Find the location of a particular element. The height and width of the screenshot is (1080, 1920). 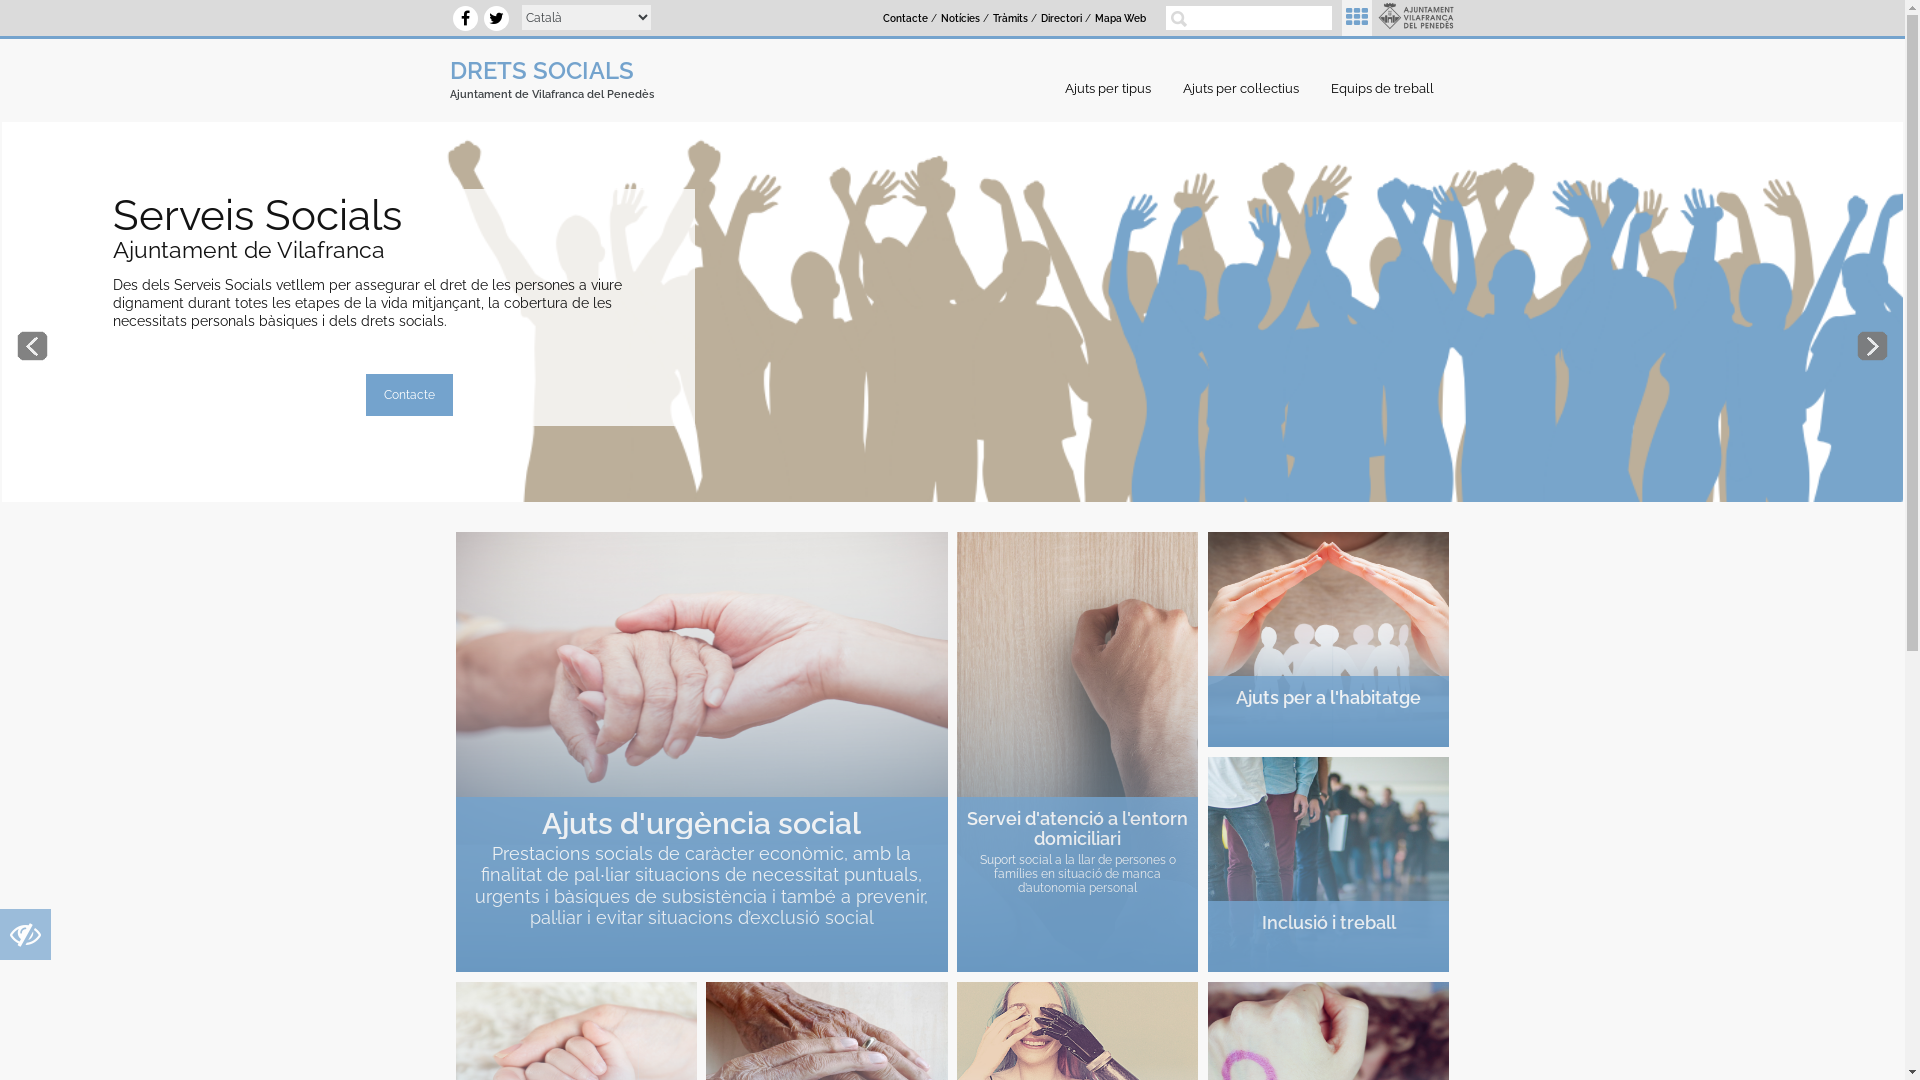

'Ajuts per a l'habitatge' is located at coordinates (1328, 639).